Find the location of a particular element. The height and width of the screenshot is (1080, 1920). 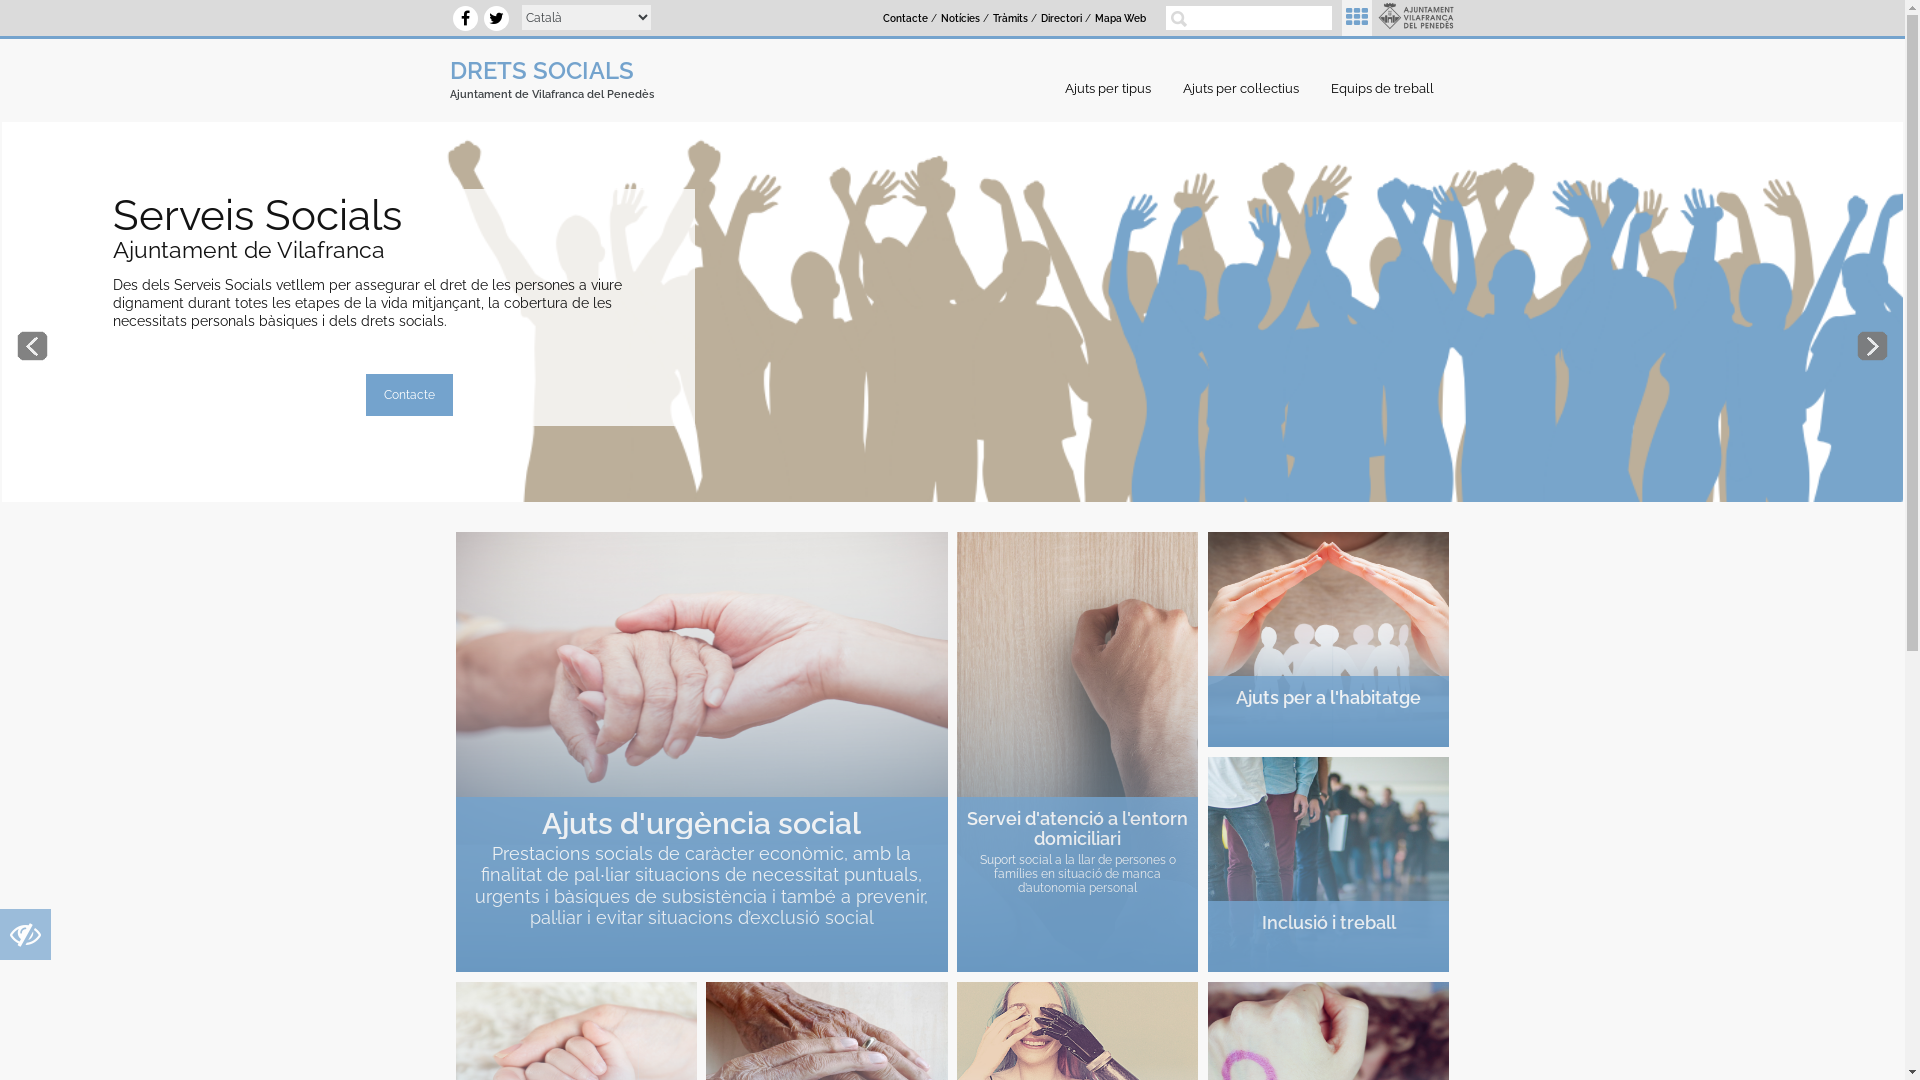

'Ajuts per a l'habitatge' is located at coordinates (1328, 639).